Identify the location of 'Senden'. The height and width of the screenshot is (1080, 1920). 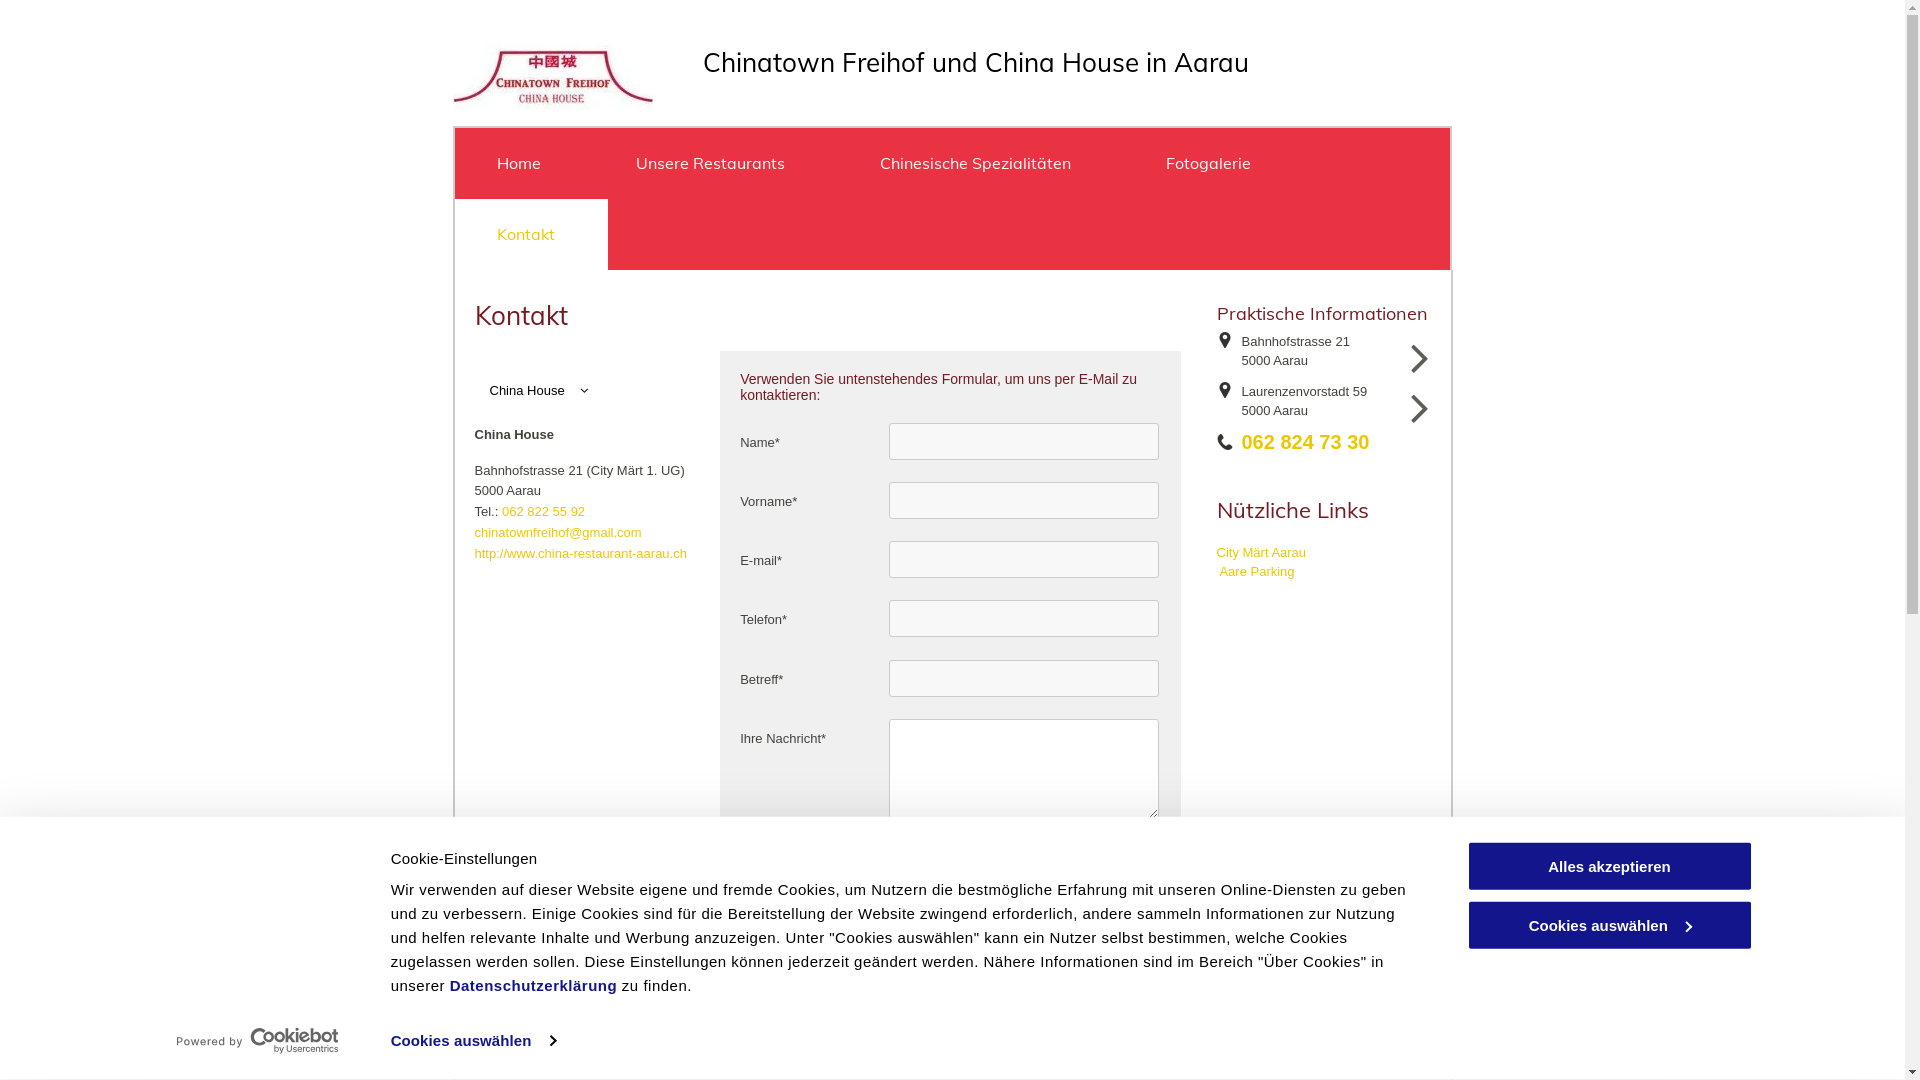
(742, 870).